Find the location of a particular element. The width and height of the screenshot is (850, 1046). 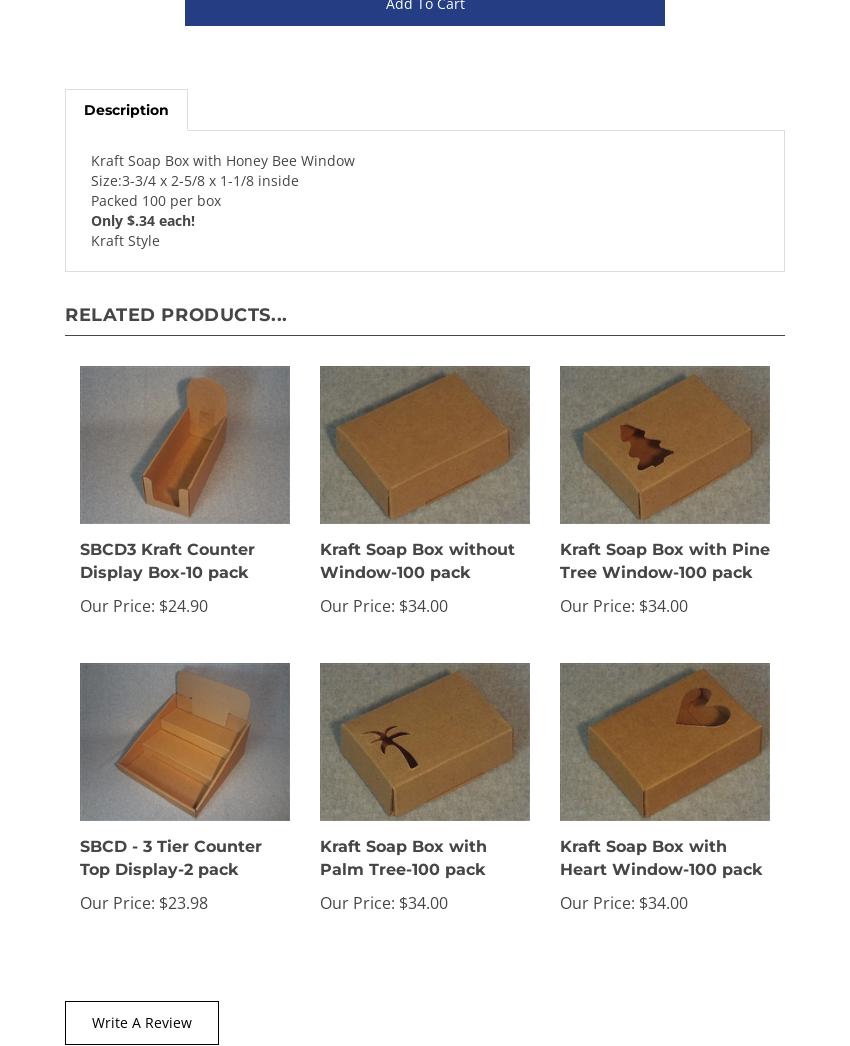

'Kraft Soap Box without Window-100 pack' is located at coordinates (417, 559).